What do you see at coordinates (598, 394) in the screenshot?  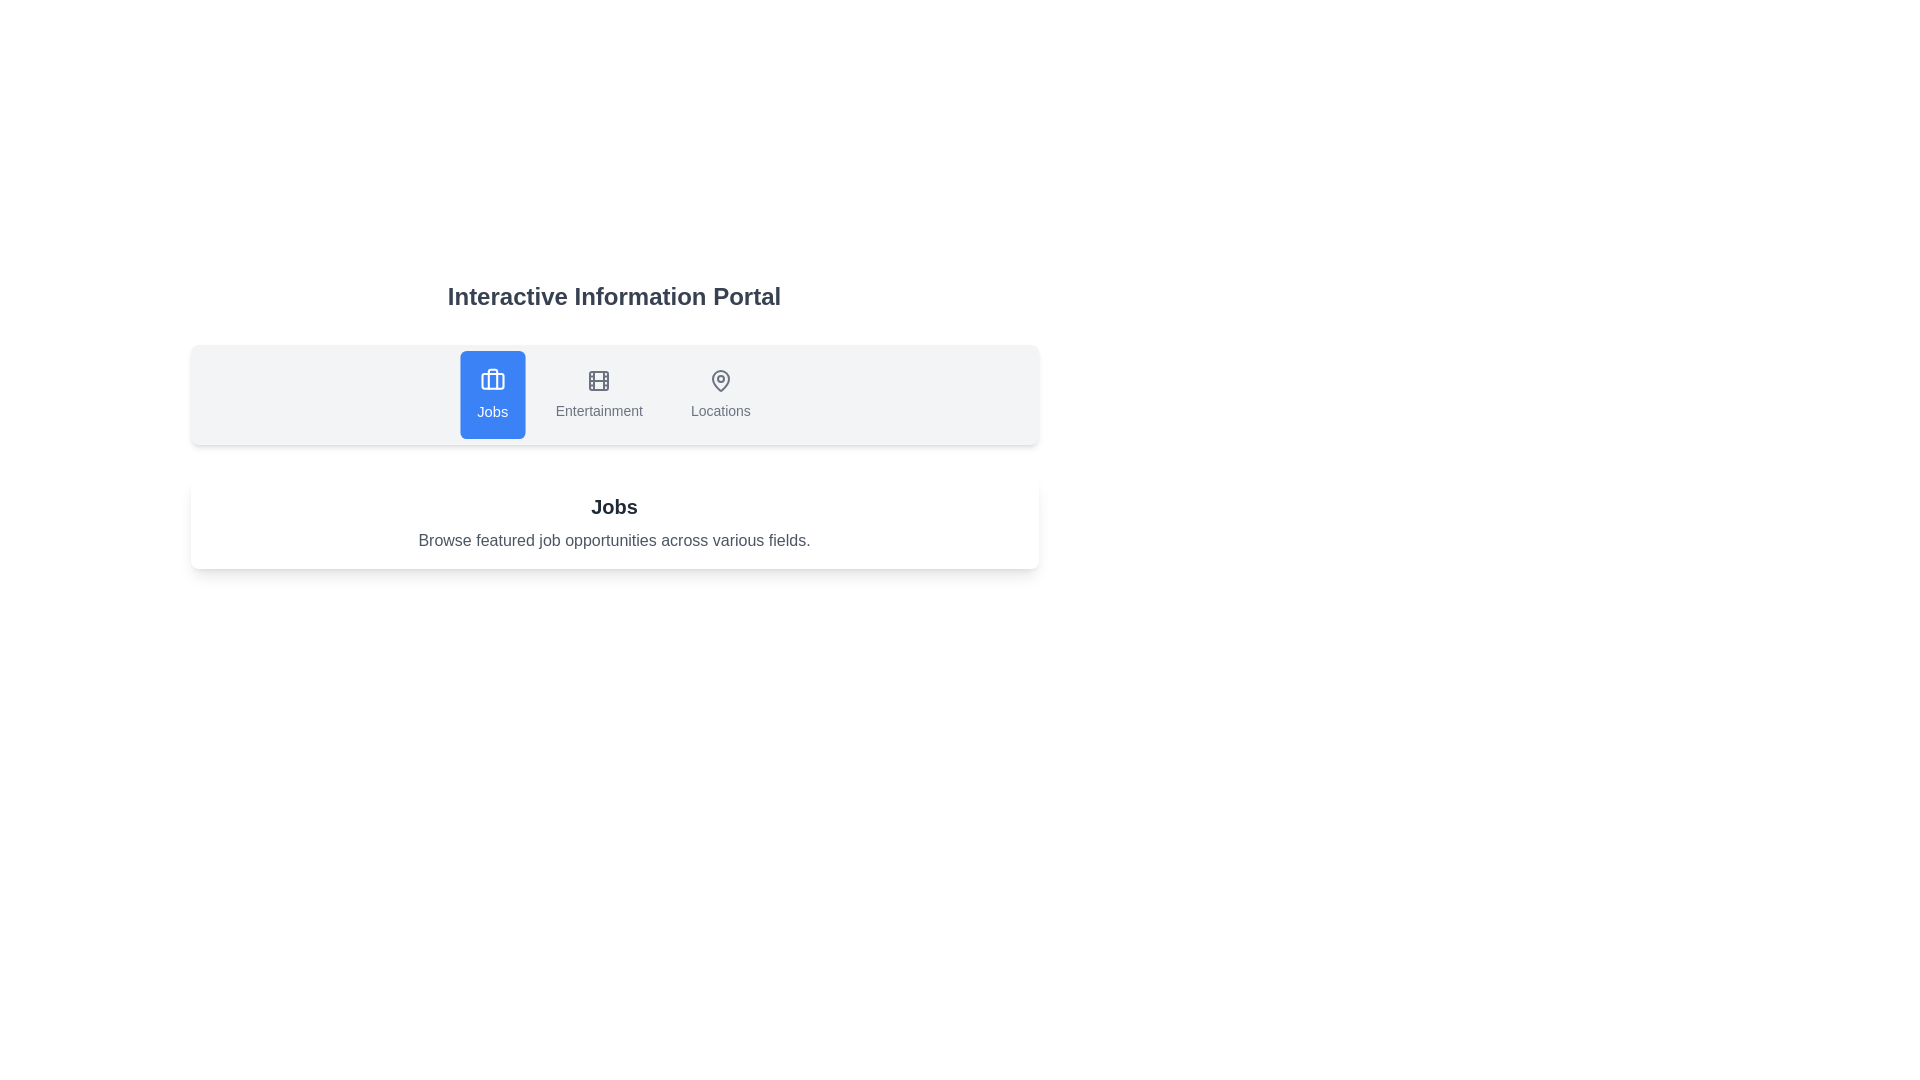 I see `the Entertainment tab by clicking its button` at bounding box center [598, 394].